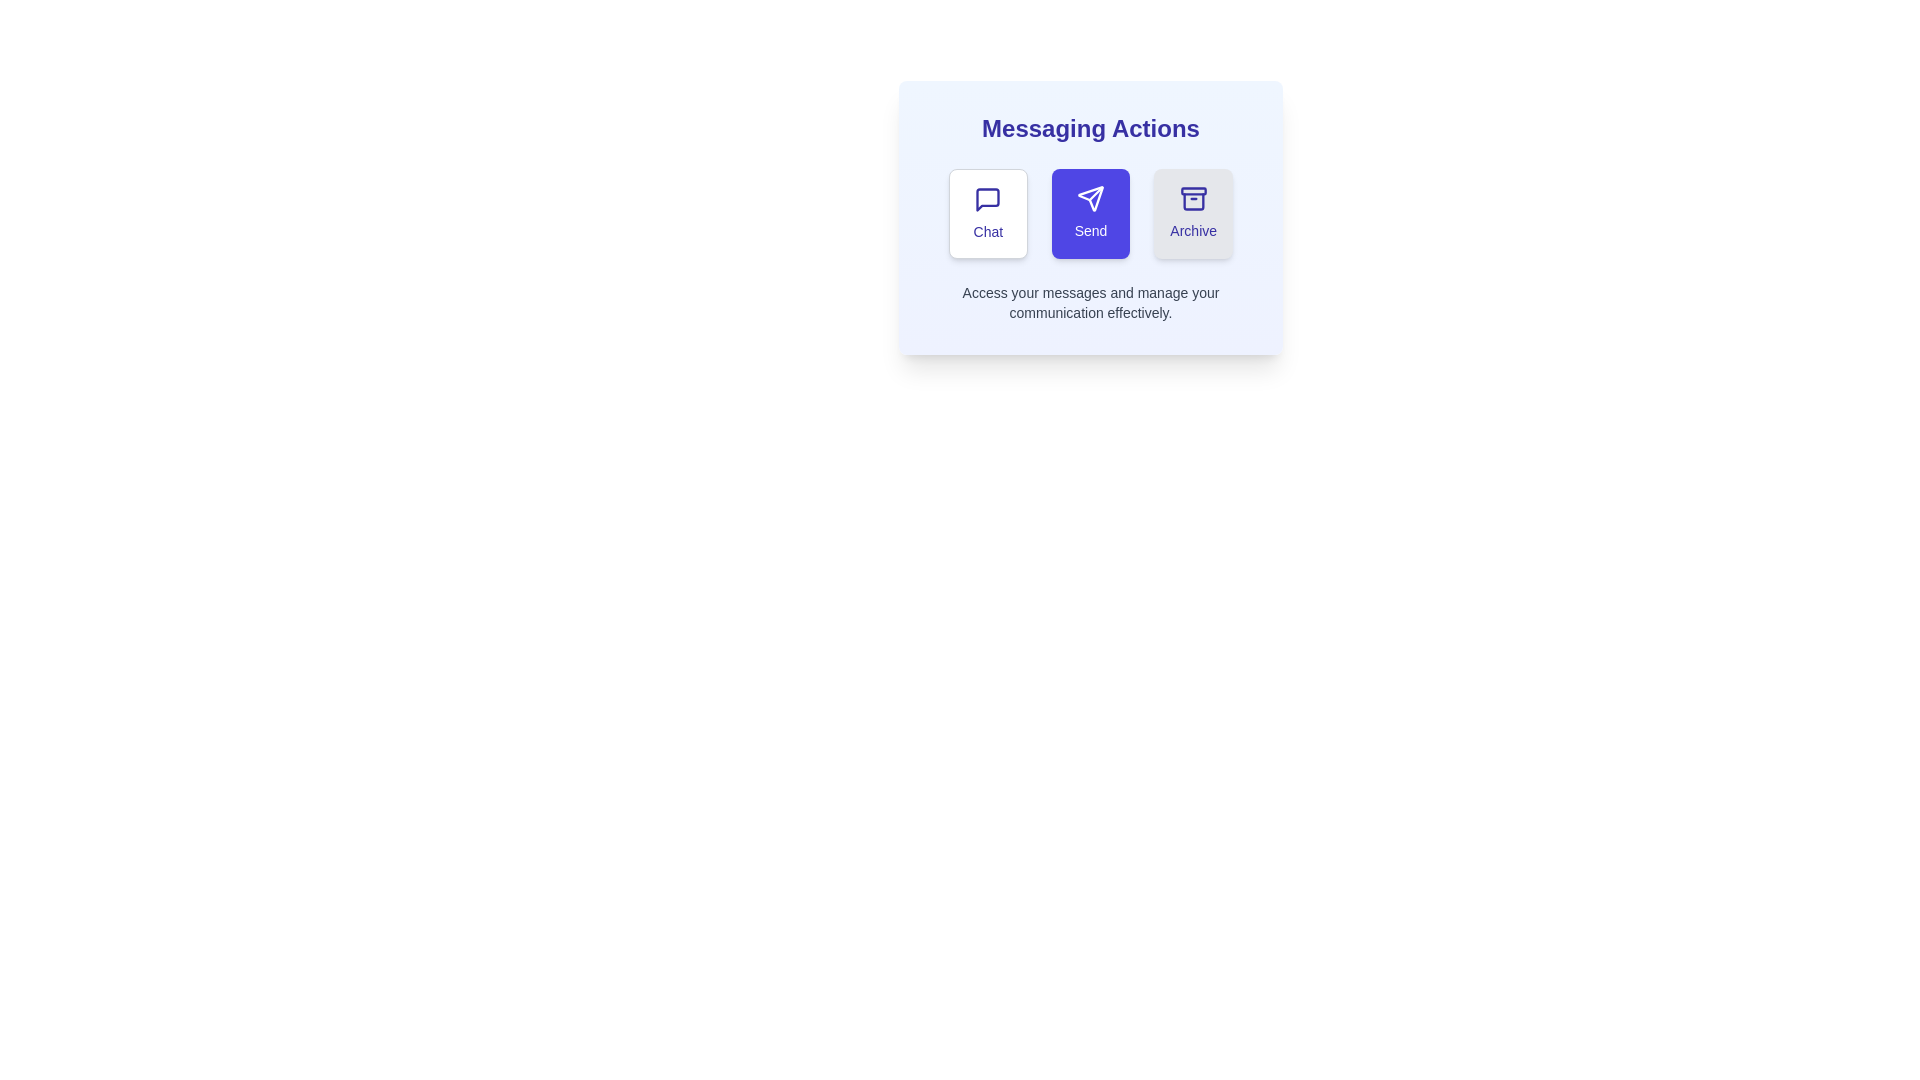 The image size is (1920, 1080). I want to click on the vector graphic icon resembling a speech bubble located in the 'Chat' button within the 'Messaging Actions' section to trigger the tooltip or highlight effect, so click(988, 200).